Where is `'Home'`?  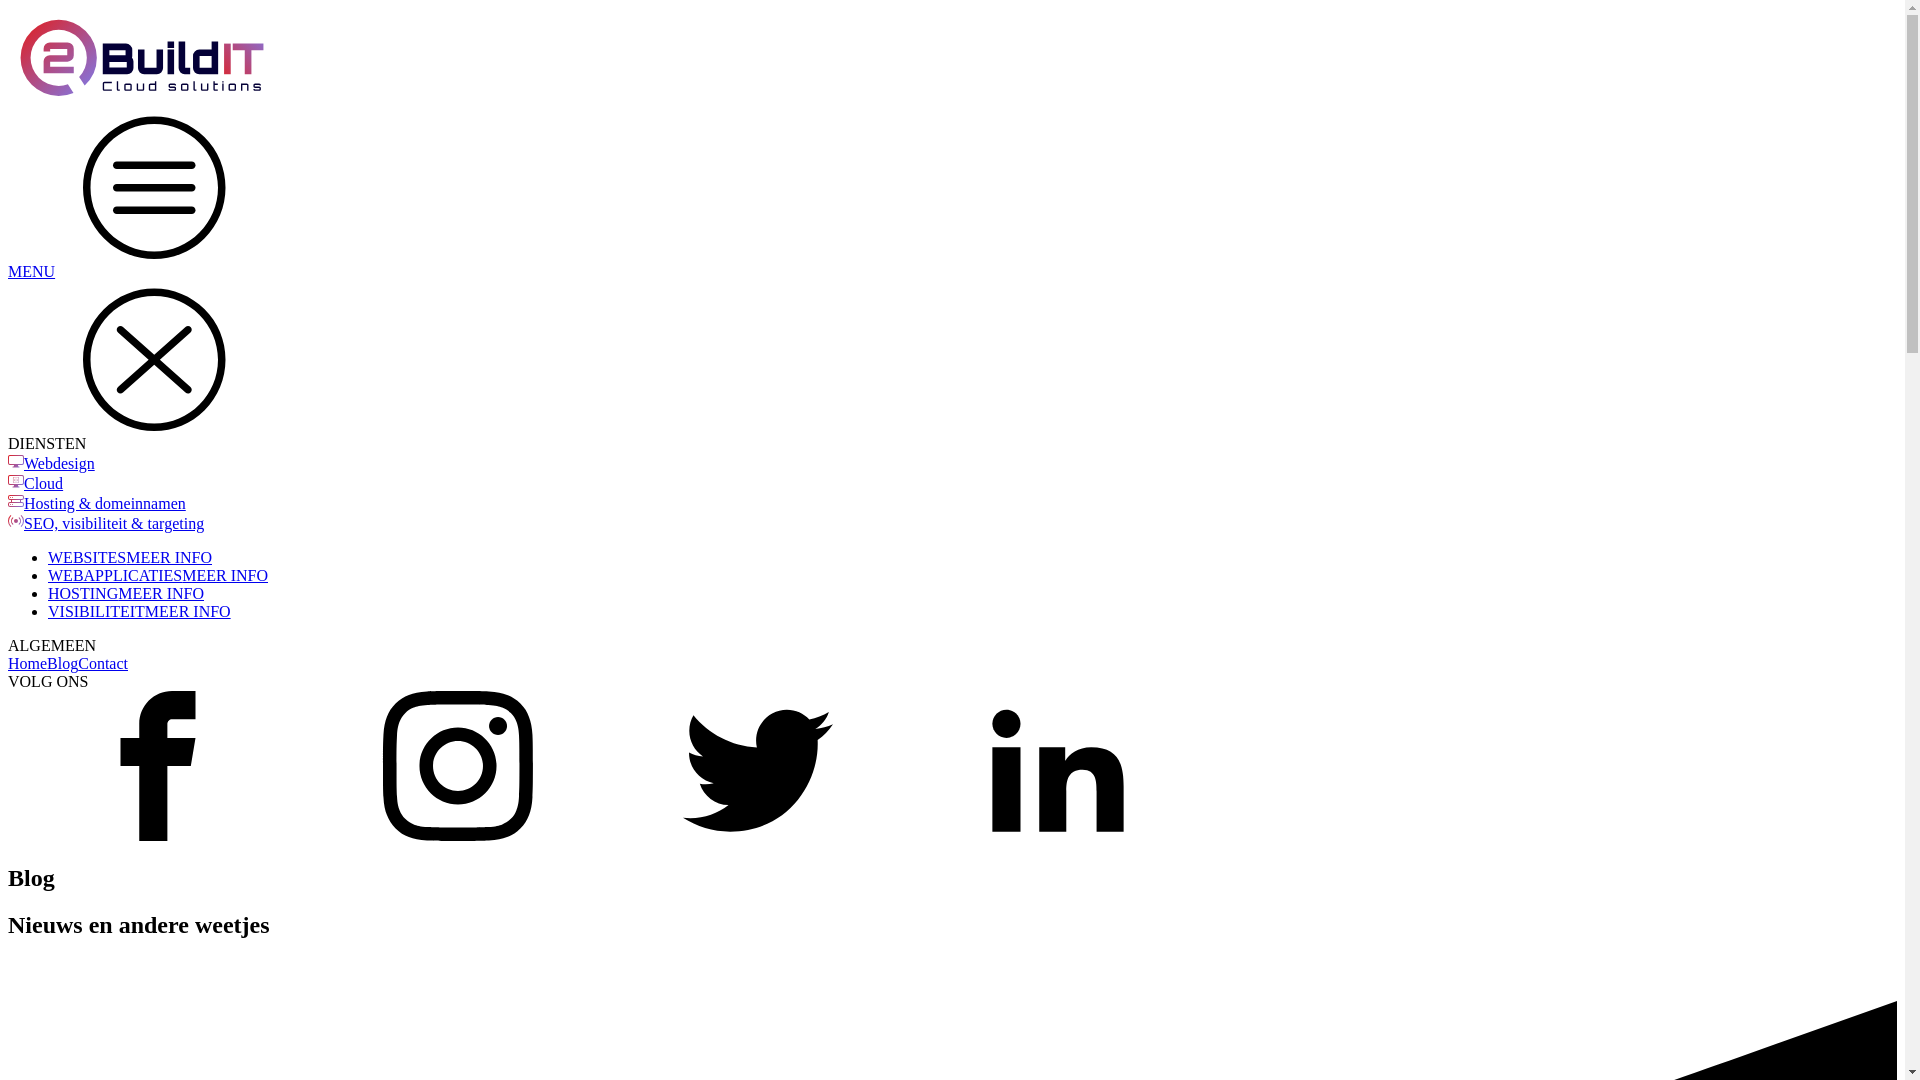
'Home' is located at coordinates (27, 663).